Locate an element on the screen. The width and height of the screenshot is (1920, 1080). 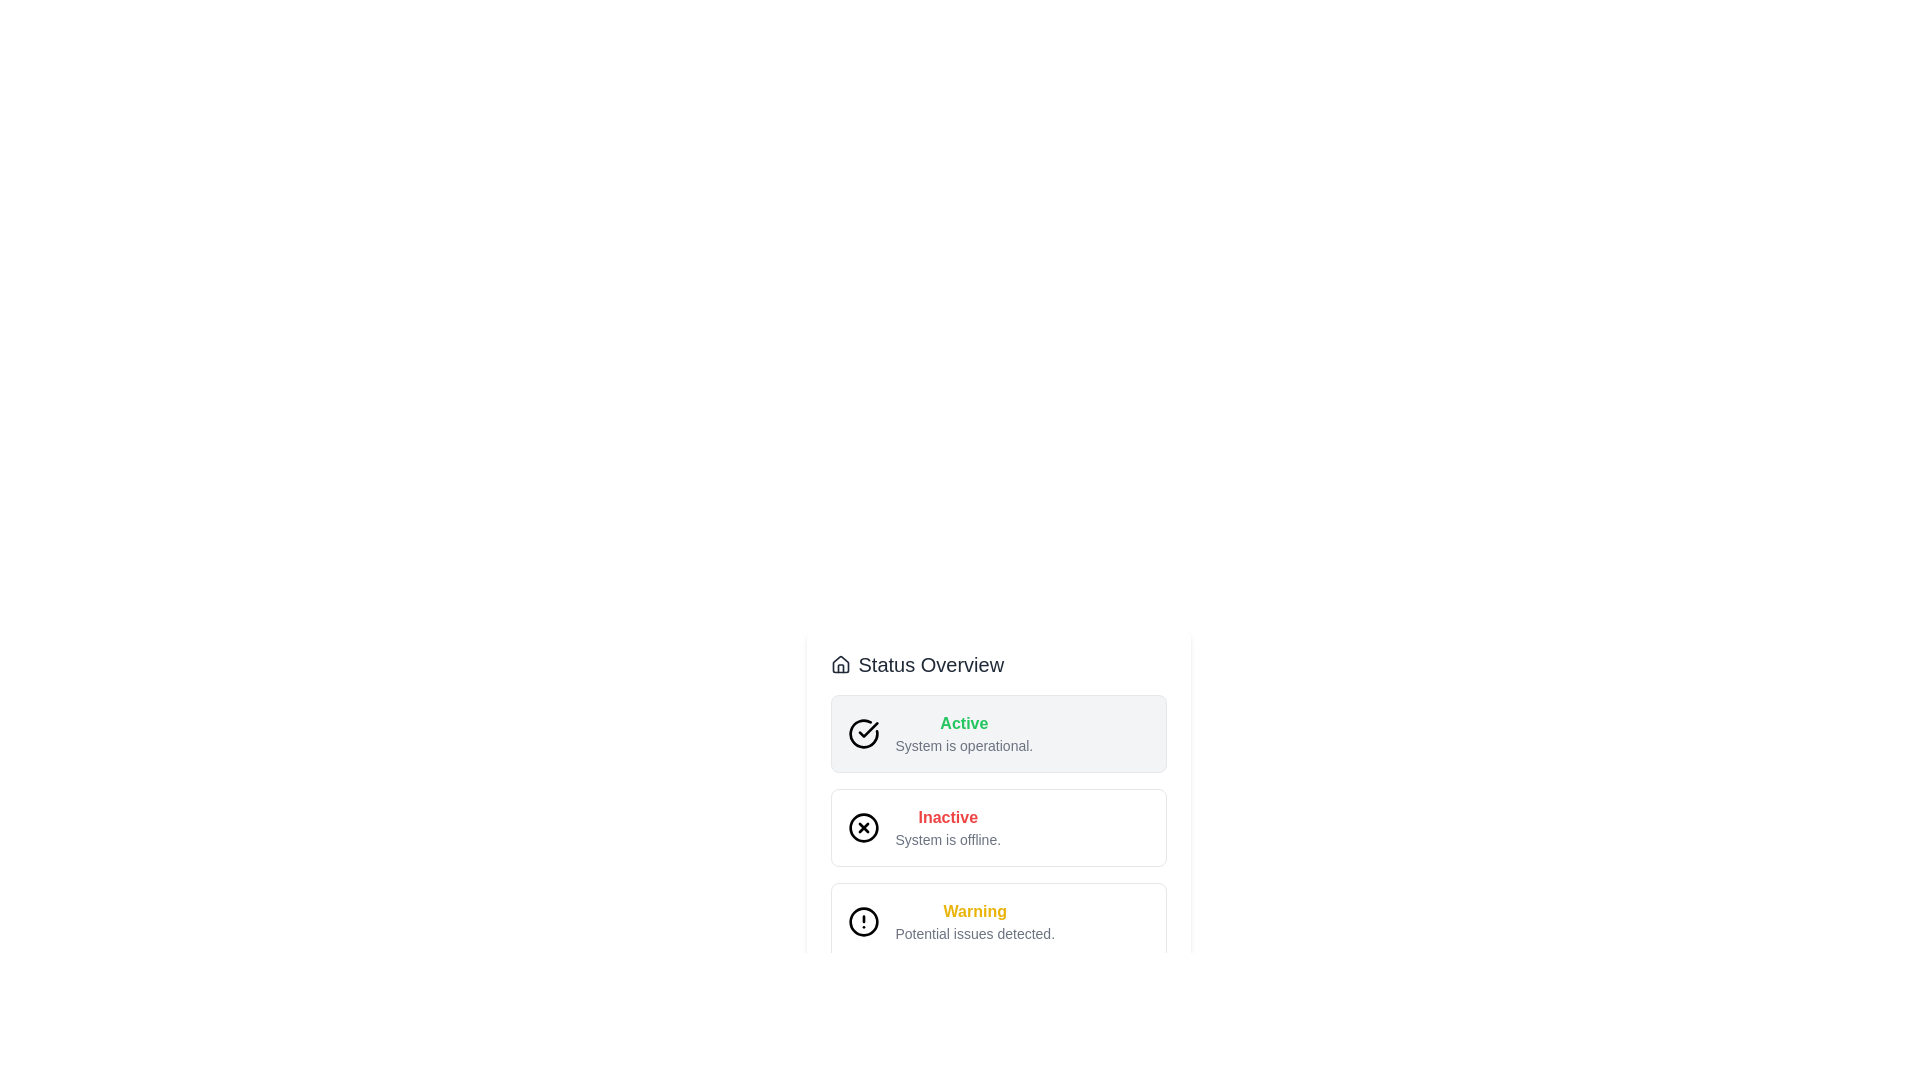
the text label displaying 'System is operational.' located directly below the green 'Active' label in the 'Active' status section is located at coordinates (964, 745).